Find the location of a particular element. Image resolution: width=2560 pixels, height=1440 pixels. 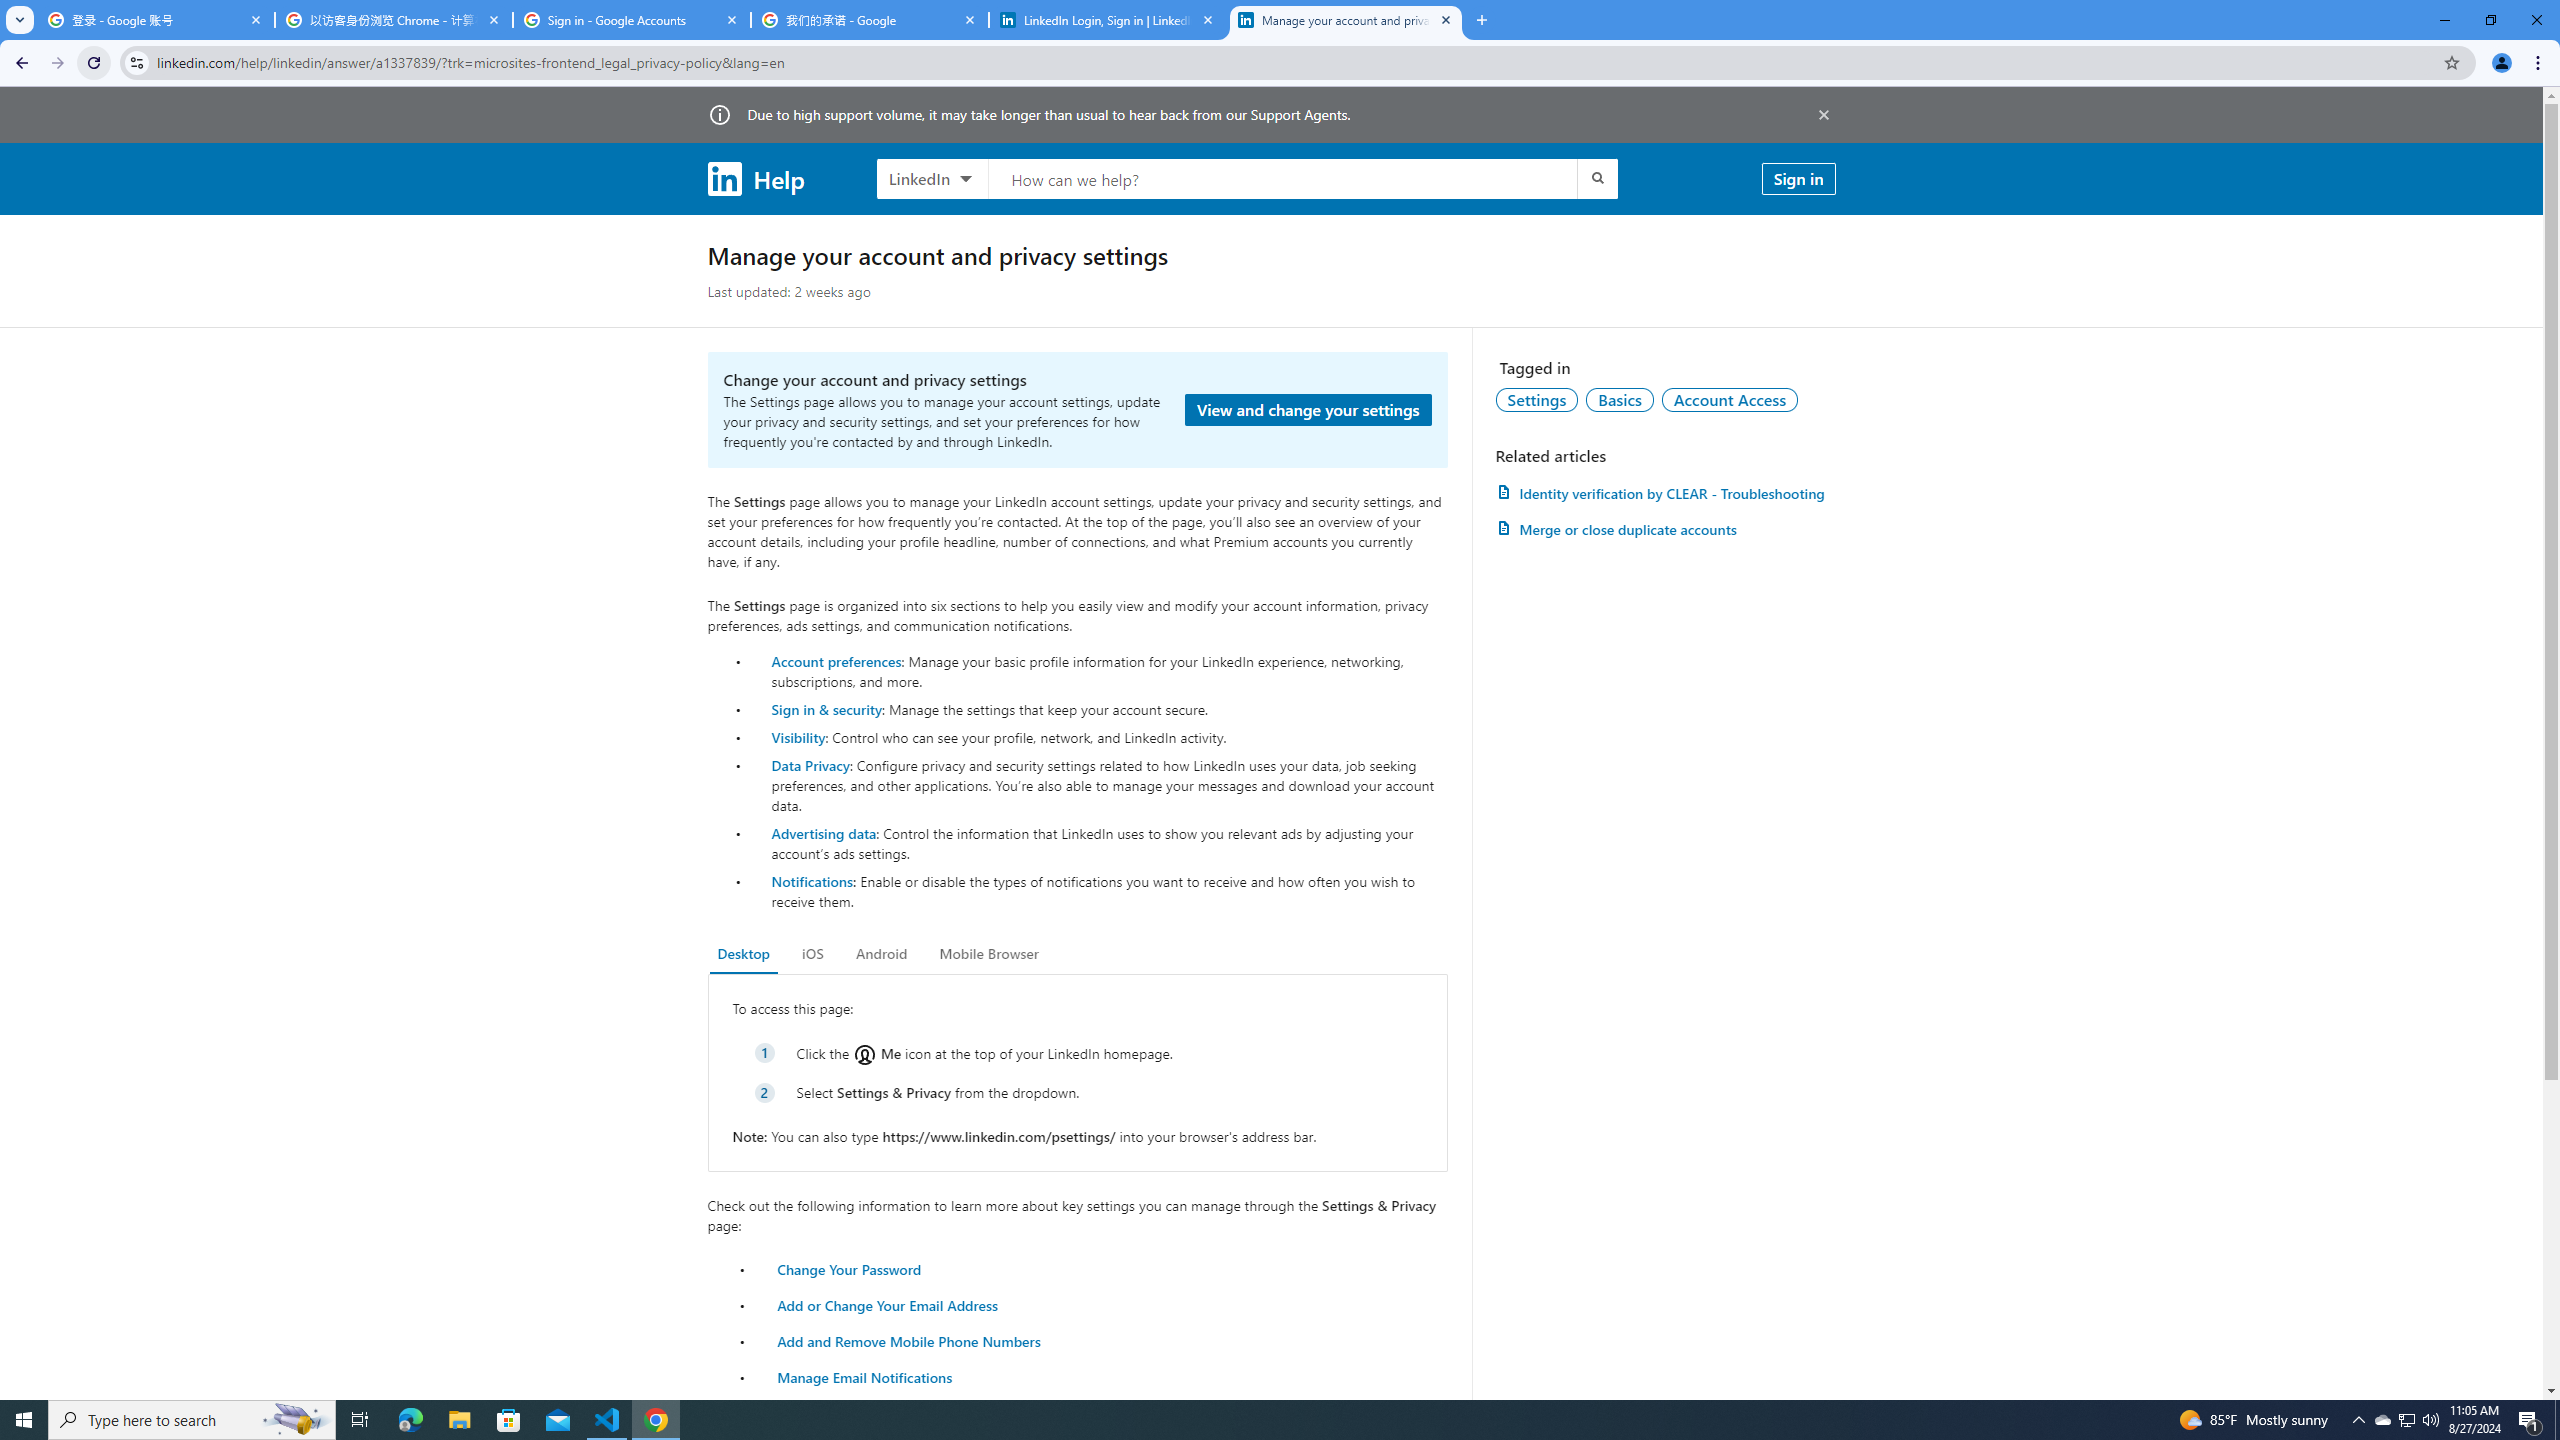

'View and change your settings' is located at coordinates (1308, 409).